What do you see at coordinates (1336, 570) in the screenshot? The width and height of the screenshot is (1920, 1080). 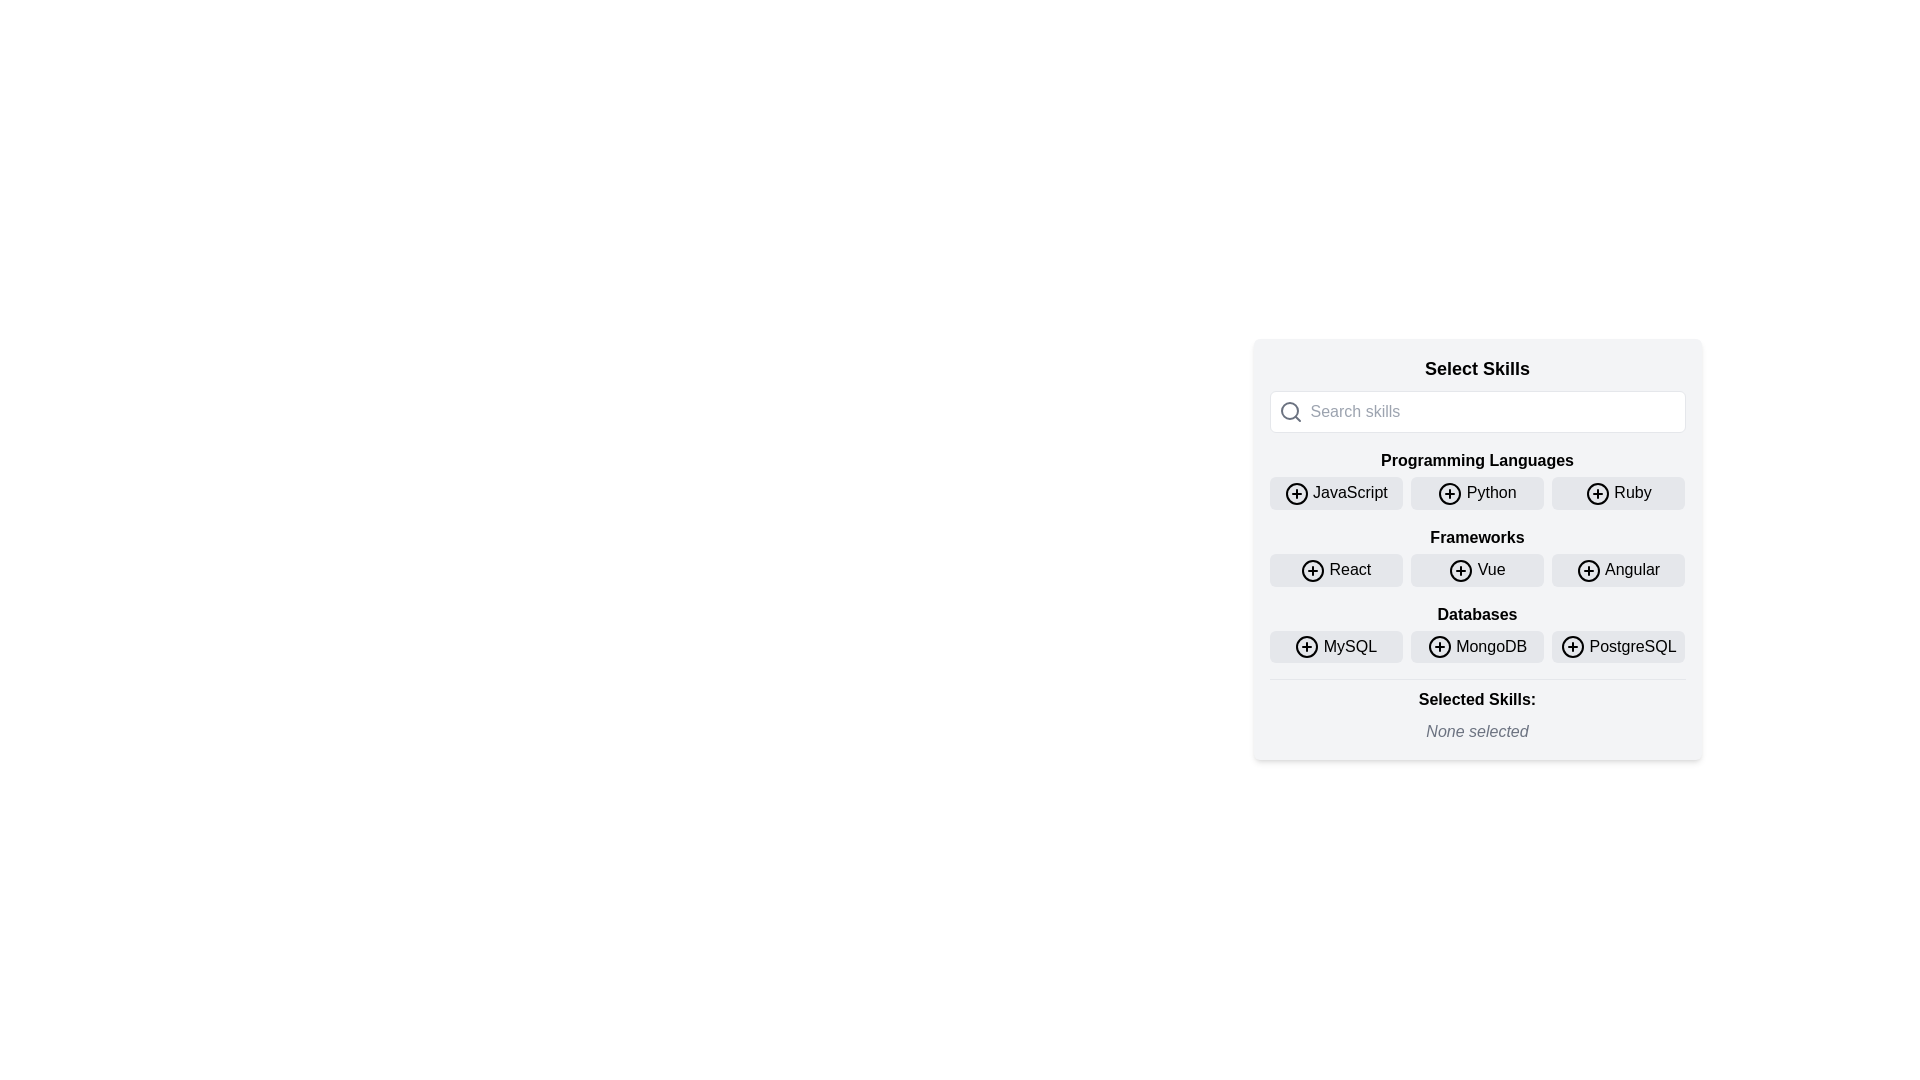 I see `the 'React' skill button located in the 'Frameworks' section` at bounding box center [1336, 570].